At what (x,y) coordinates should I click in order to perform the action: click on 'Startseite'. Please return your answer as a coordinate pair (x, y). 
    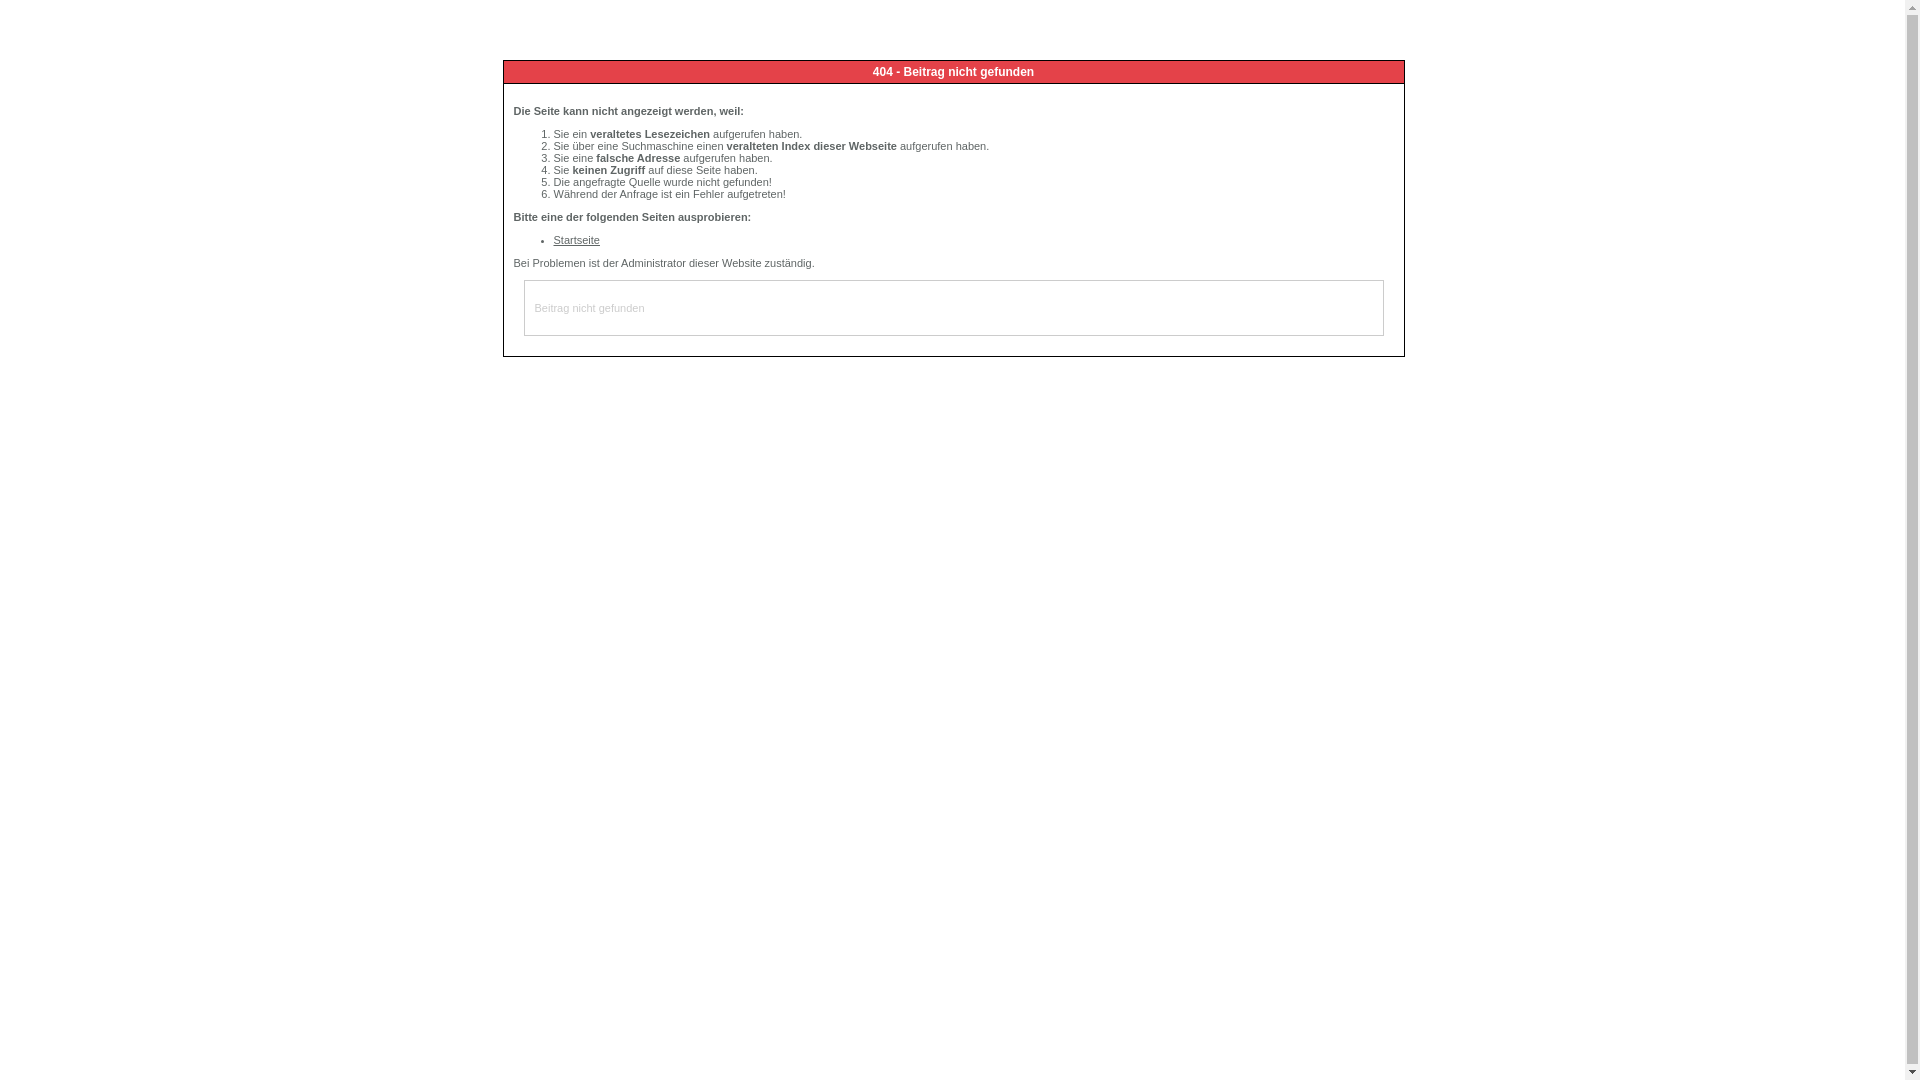
    Looking at the image, I should click on (575, 238).